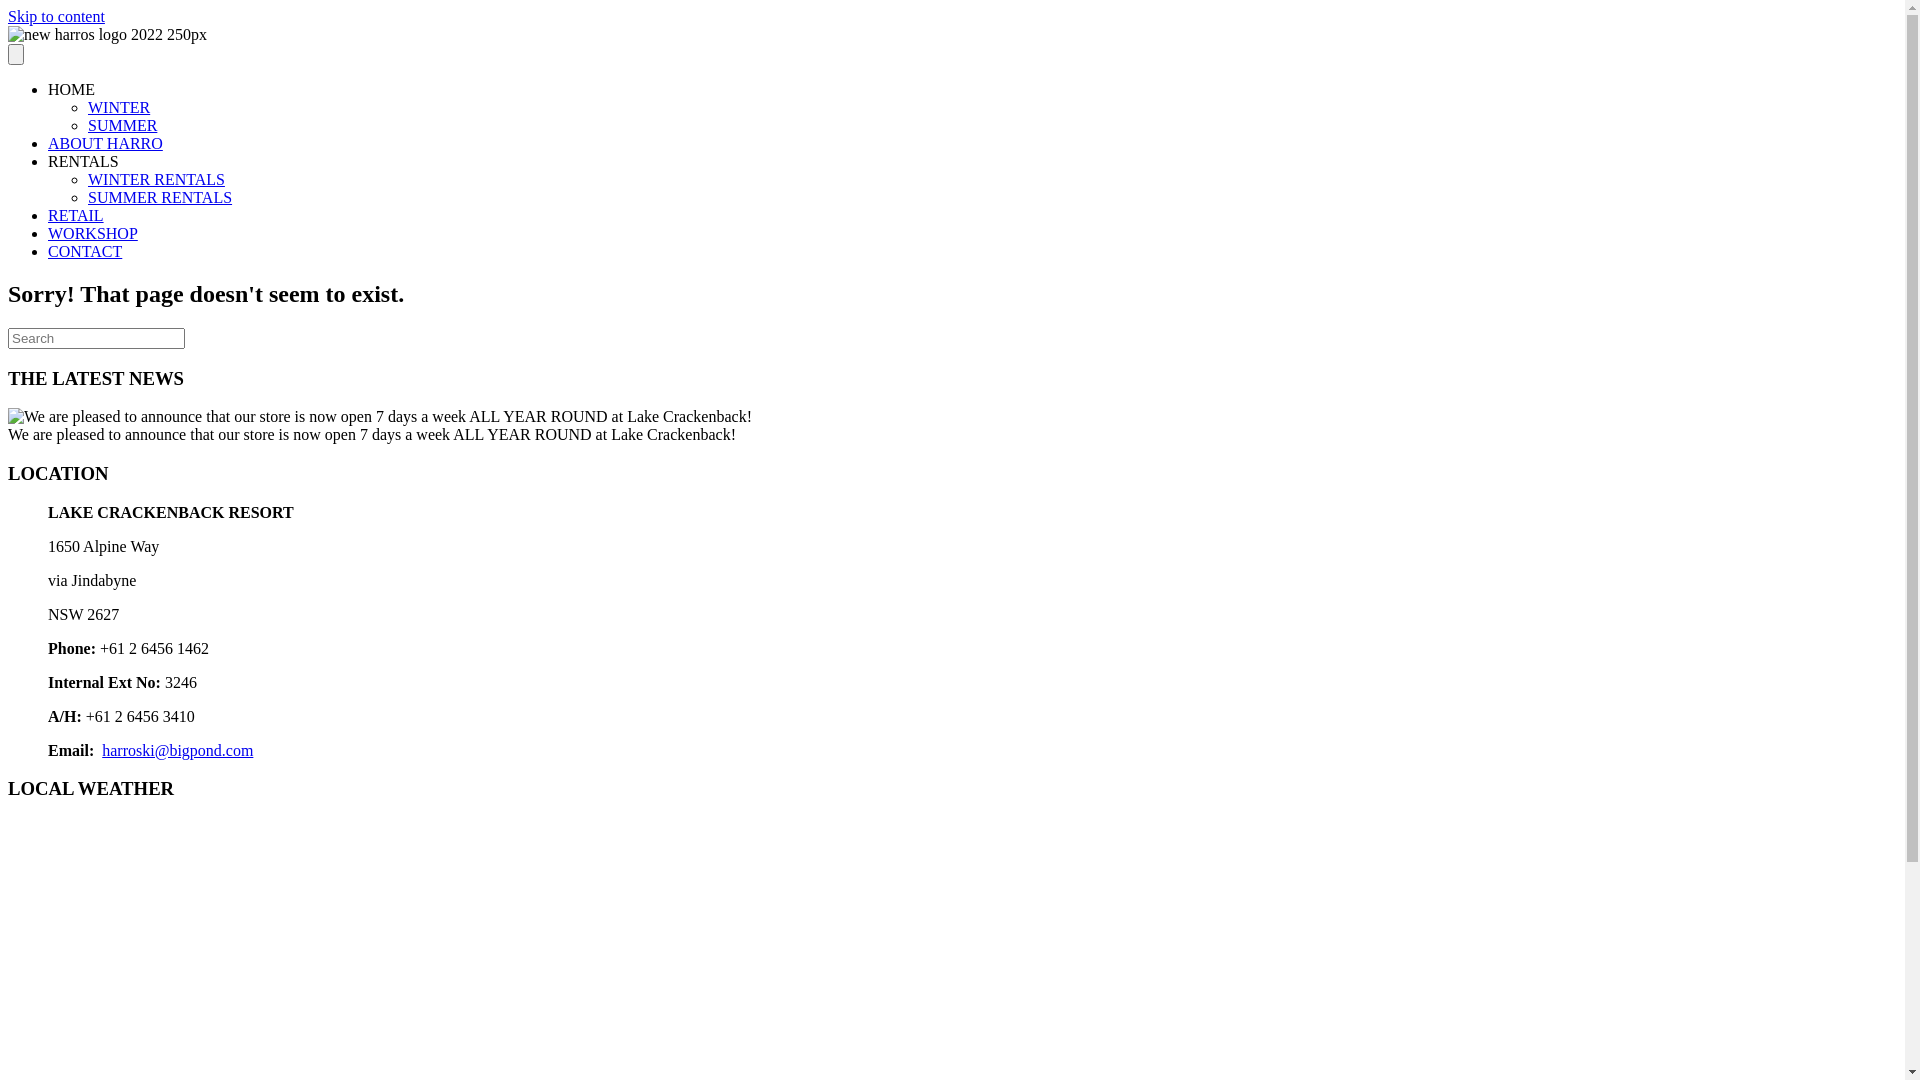  What do you see at coordinates (379, 415) in the screenshot?
I see `'David Harrison'` at bounding box center [379, 415].